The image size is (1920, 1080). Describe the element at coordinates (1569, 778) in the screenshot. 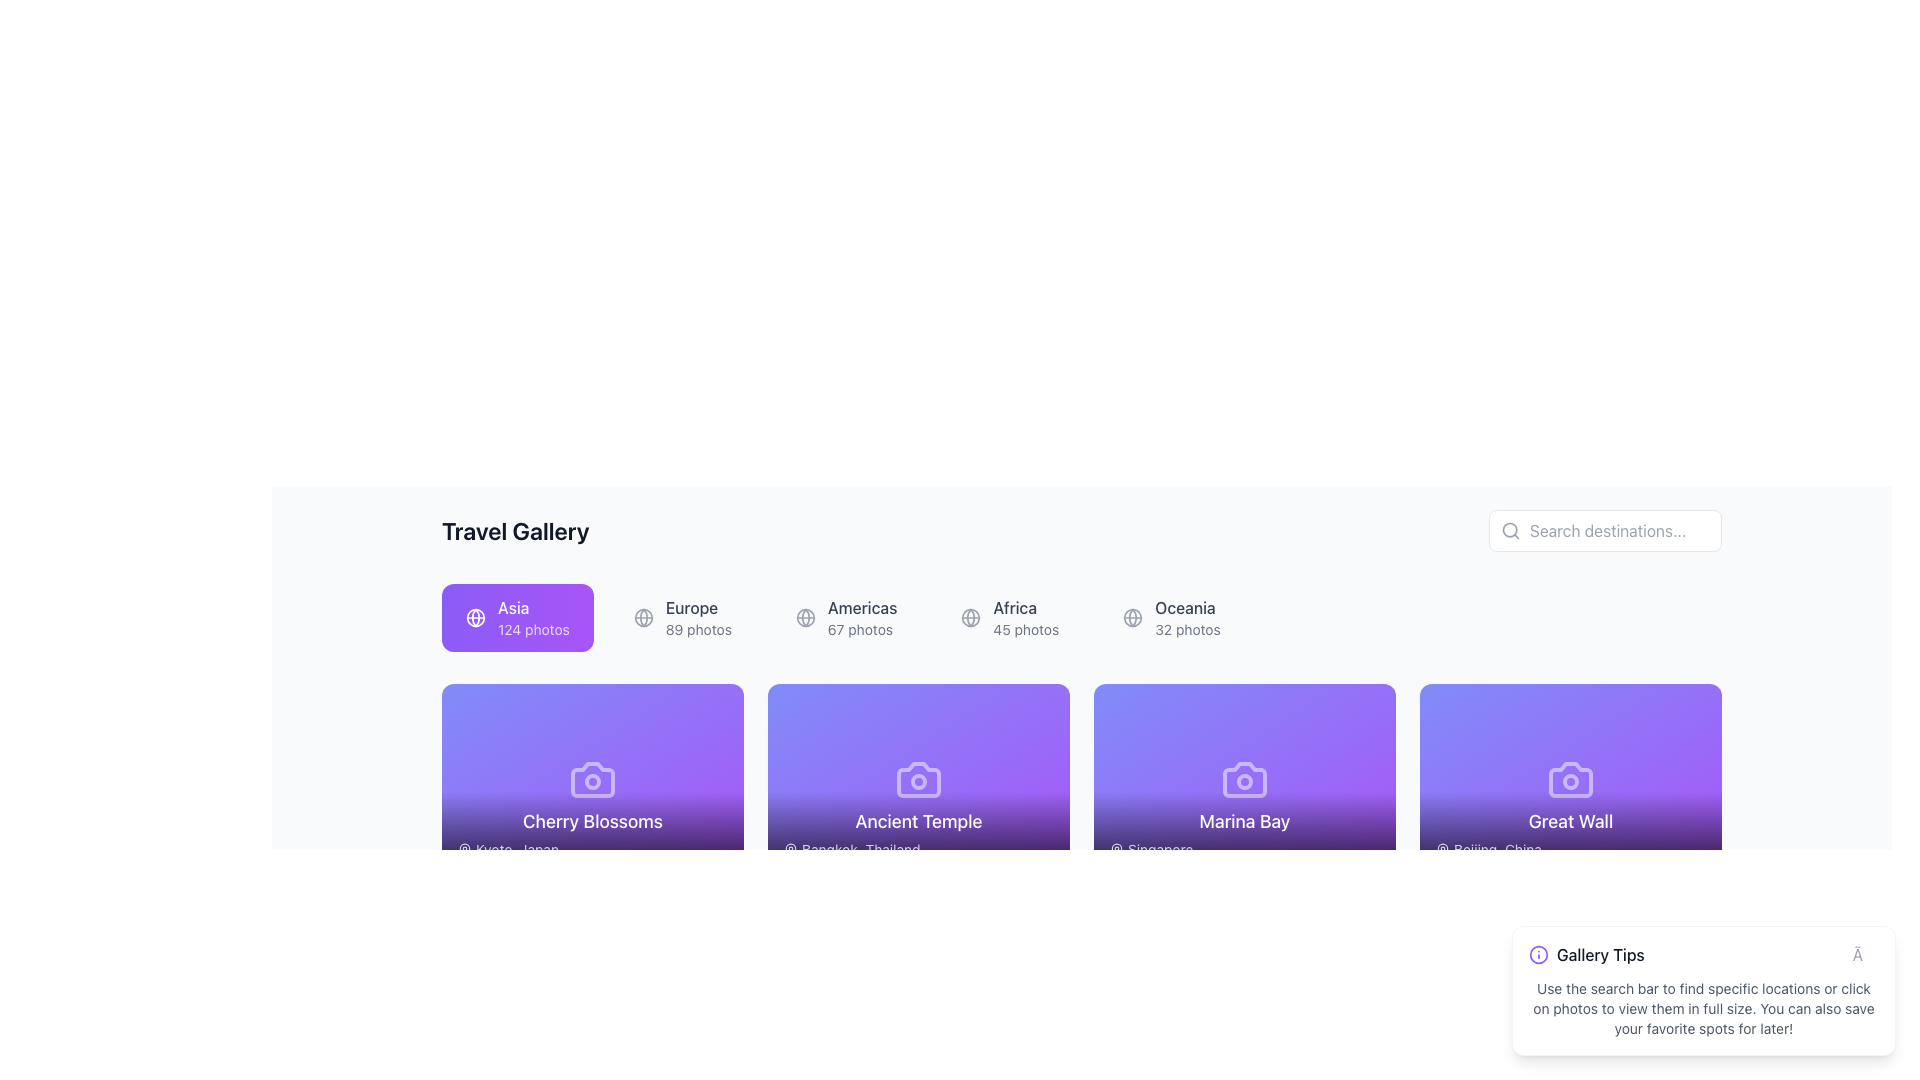

I see `the icon that indicates visual or photographic content associated with the 'Great Wall' card, positioned at the center of the upper section of the card` at that location.